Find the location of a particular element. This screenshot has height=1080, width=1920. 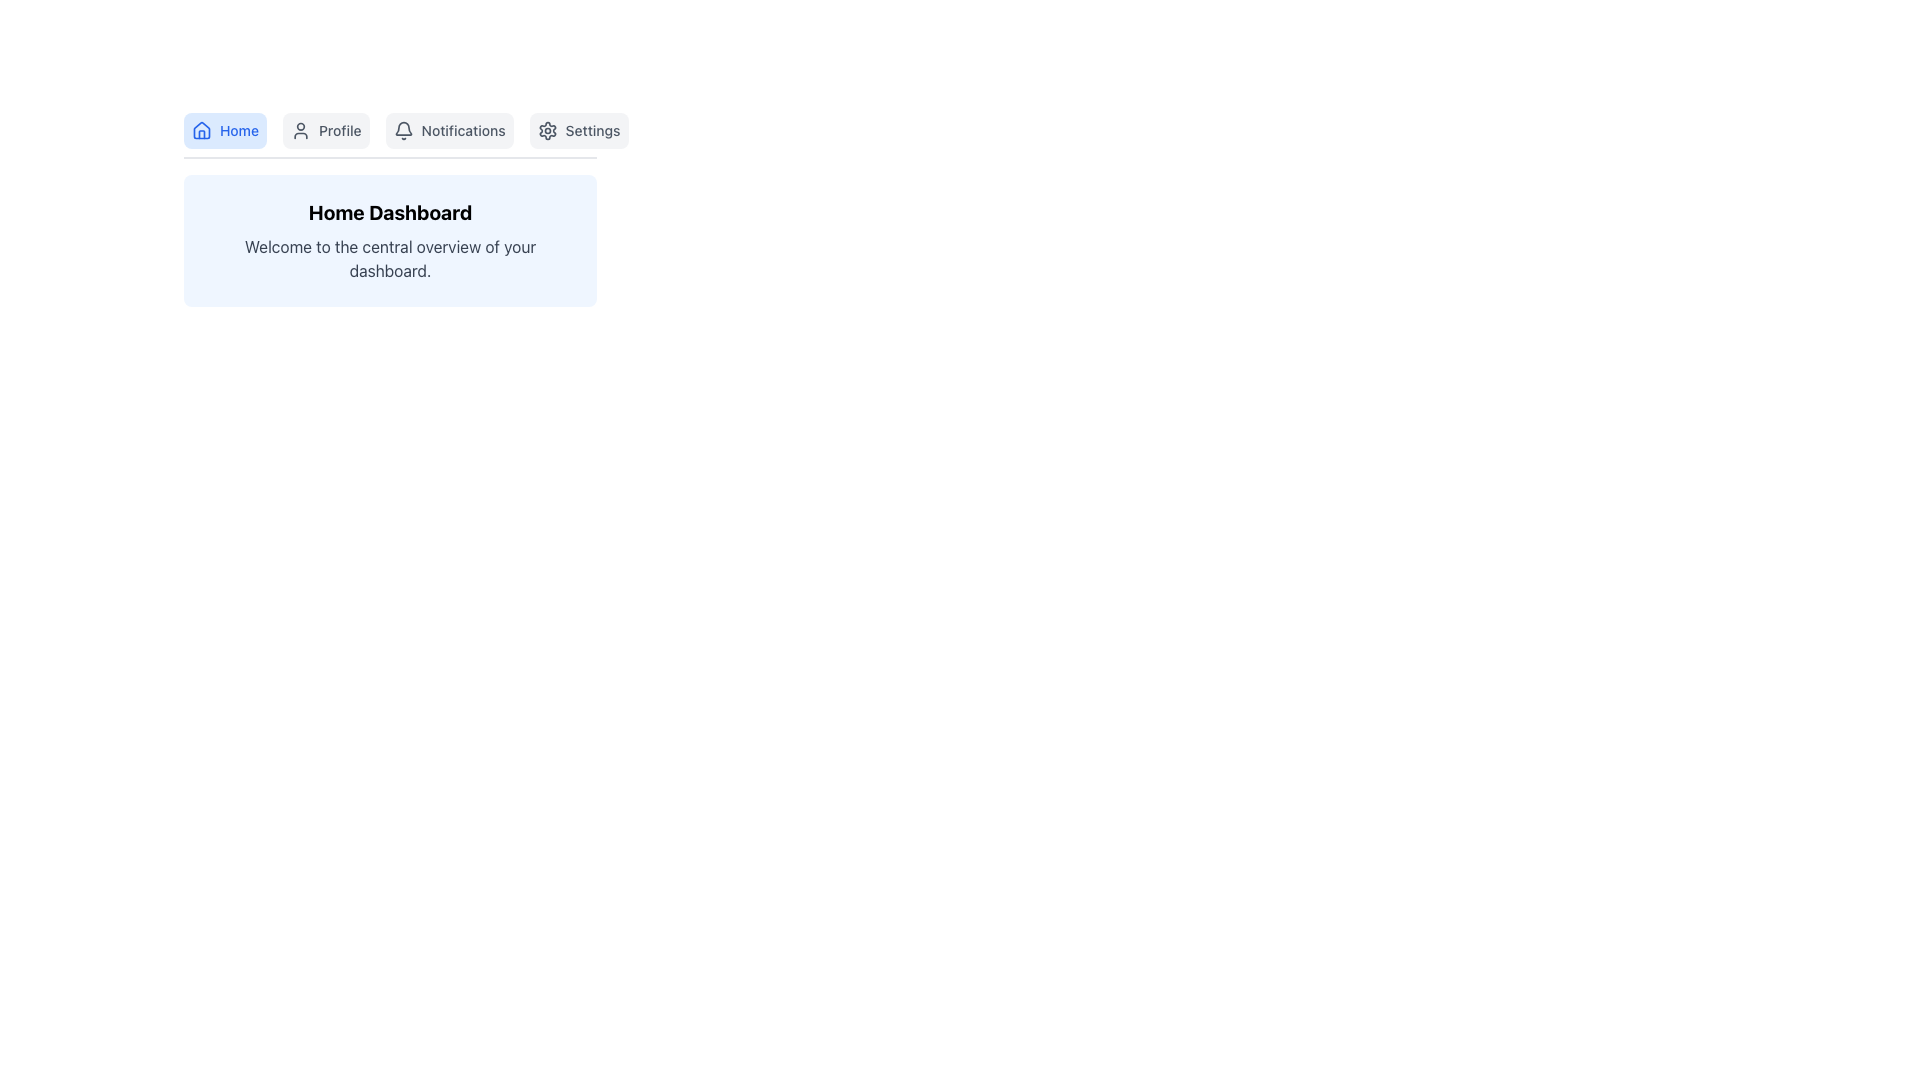

the 'Home' navigation button, which is the first button in a horizontal menu with a light blue background and bold blue text is located at coordinates (225, 131).